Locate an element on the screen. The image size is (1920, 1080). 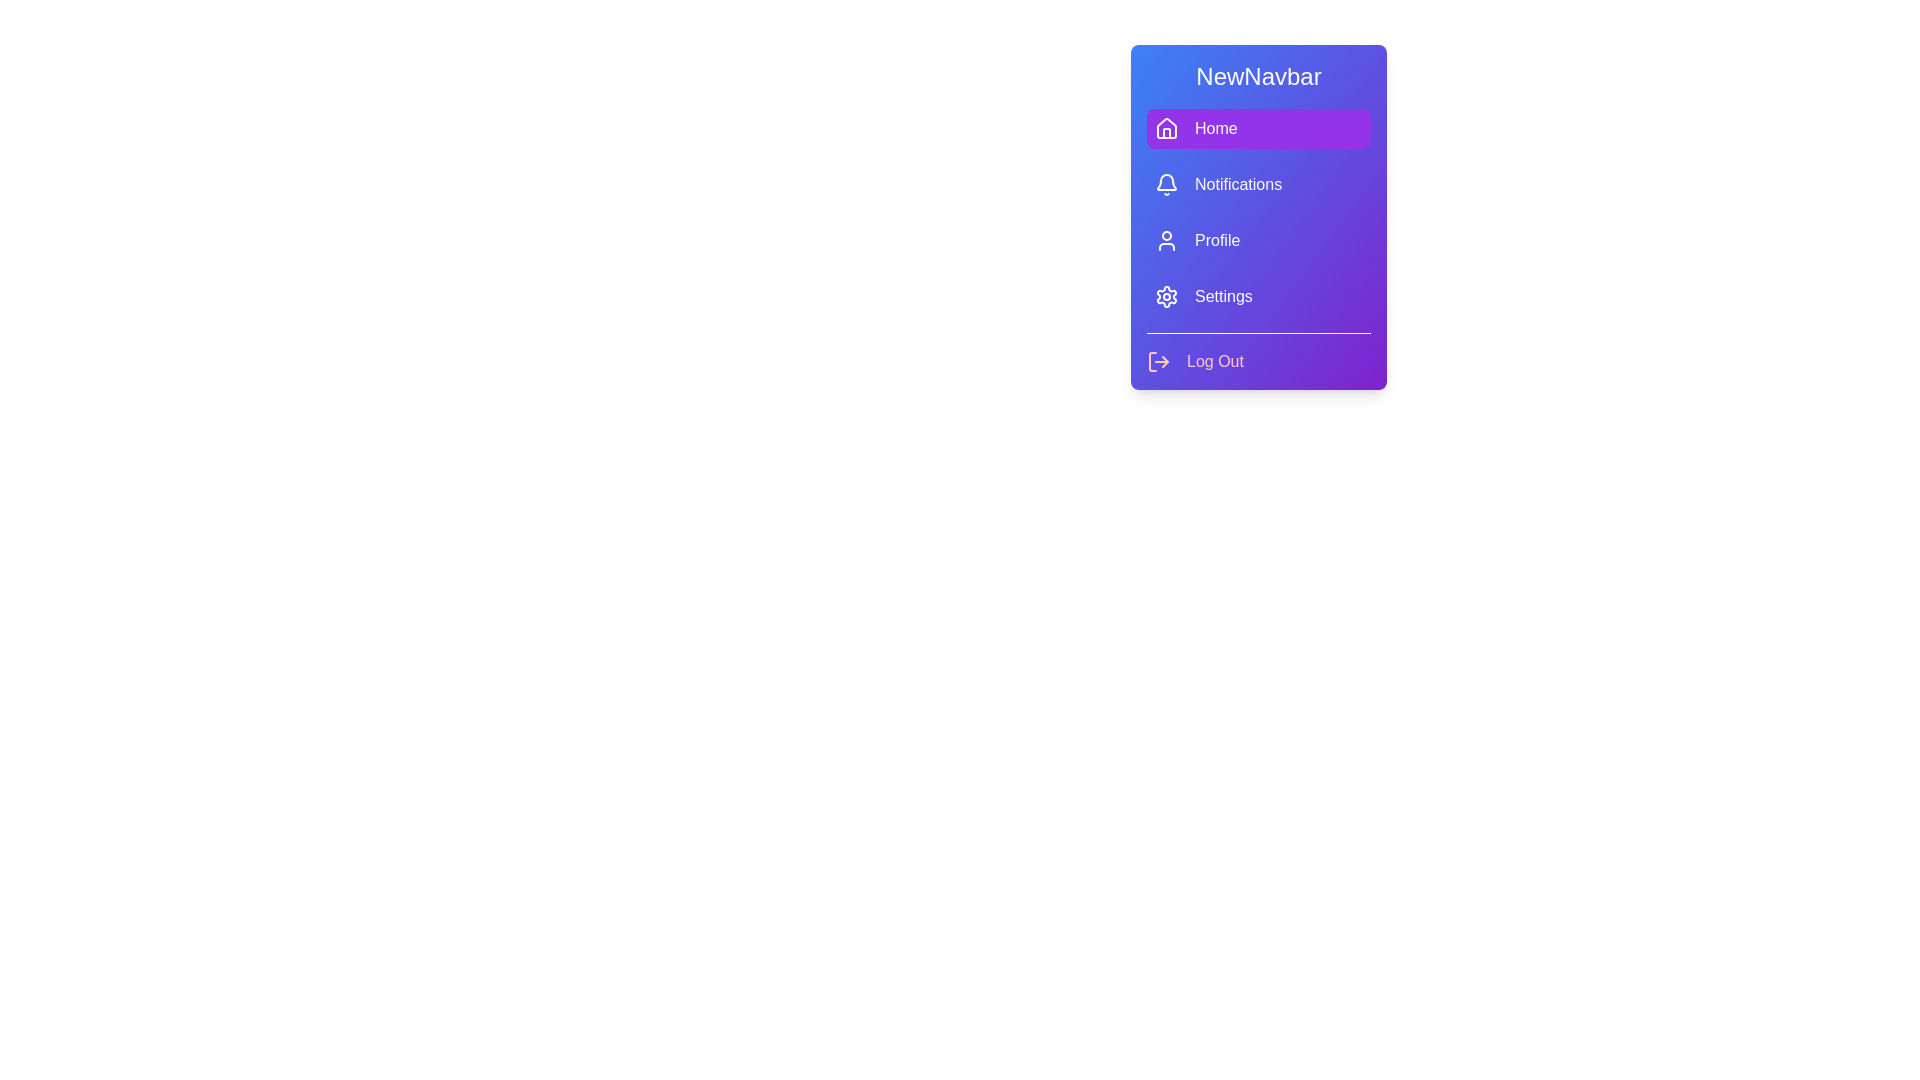
the 'Log Out' icon is located at coordinates (1158, 362).